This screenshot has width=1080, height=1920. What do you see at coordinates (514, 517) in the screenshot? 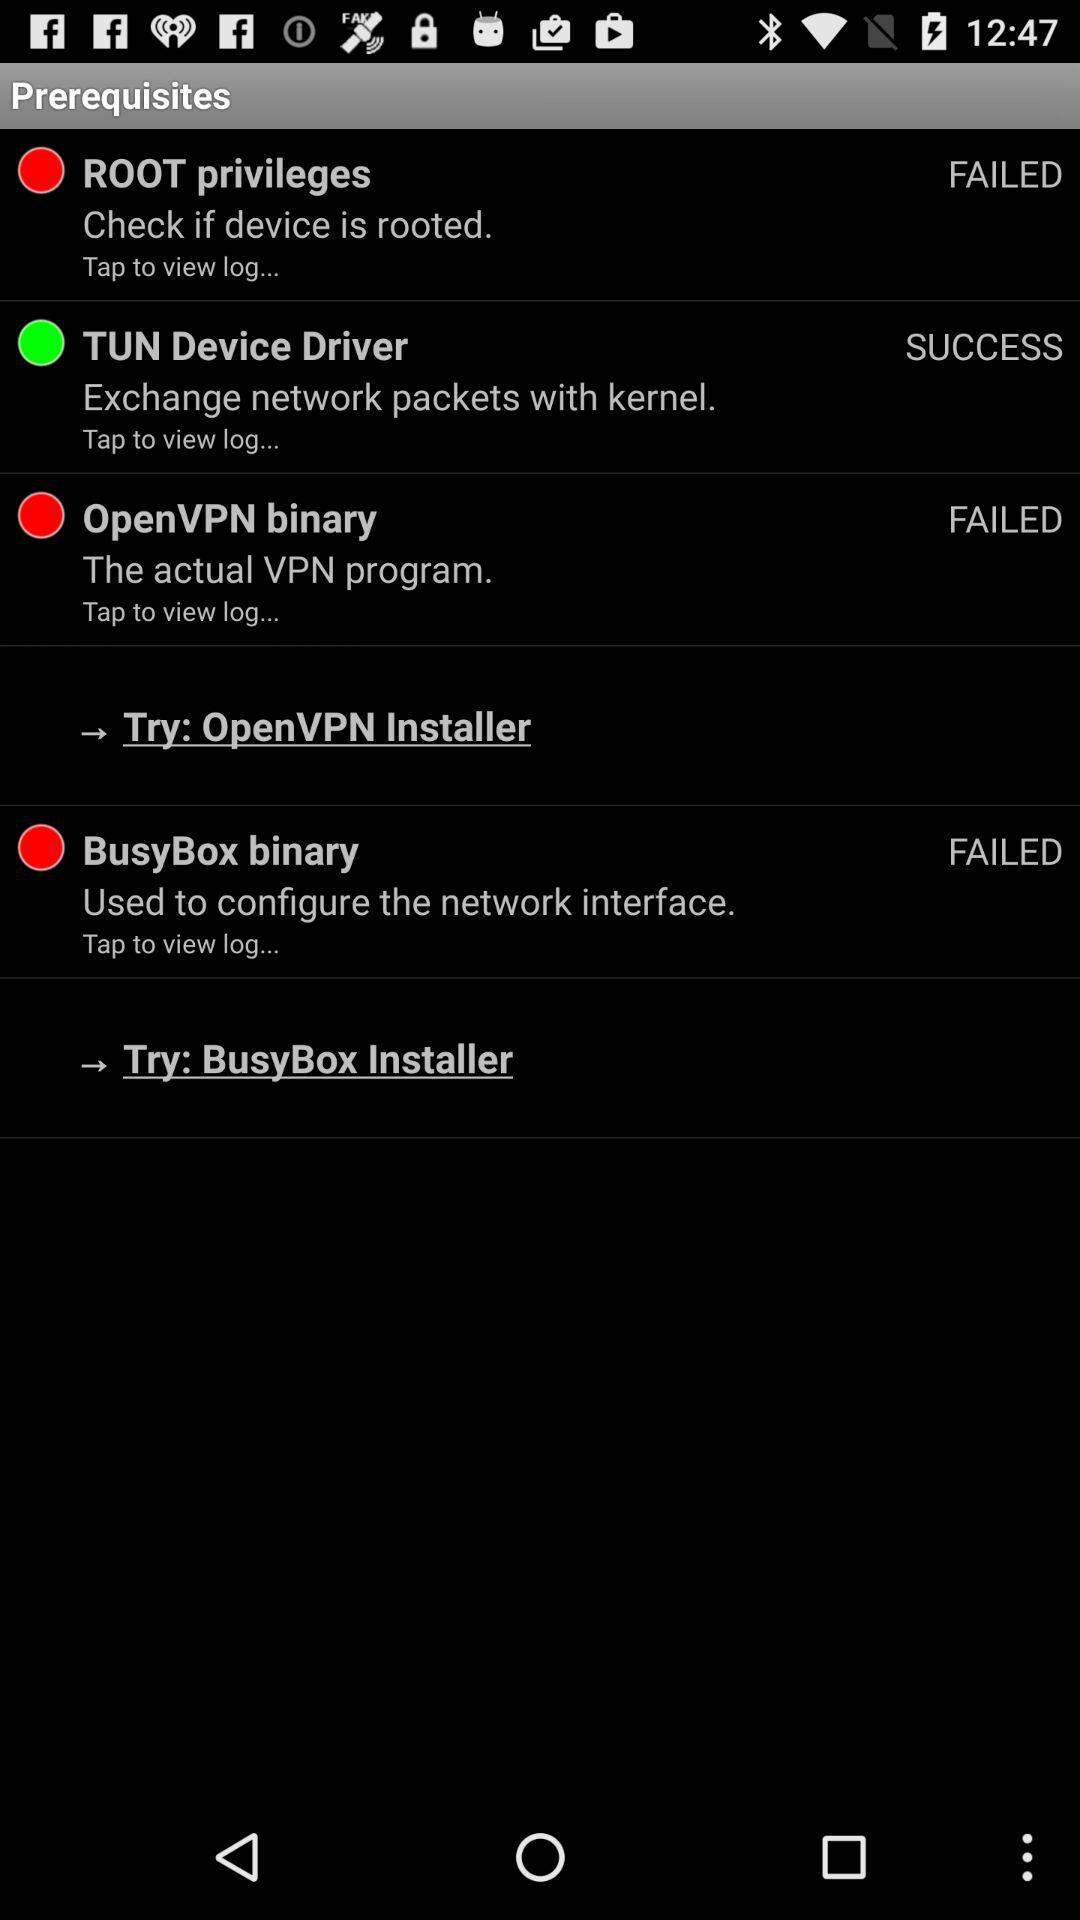
I see `the openvpn binary icon` at bounding box center [514, 517].